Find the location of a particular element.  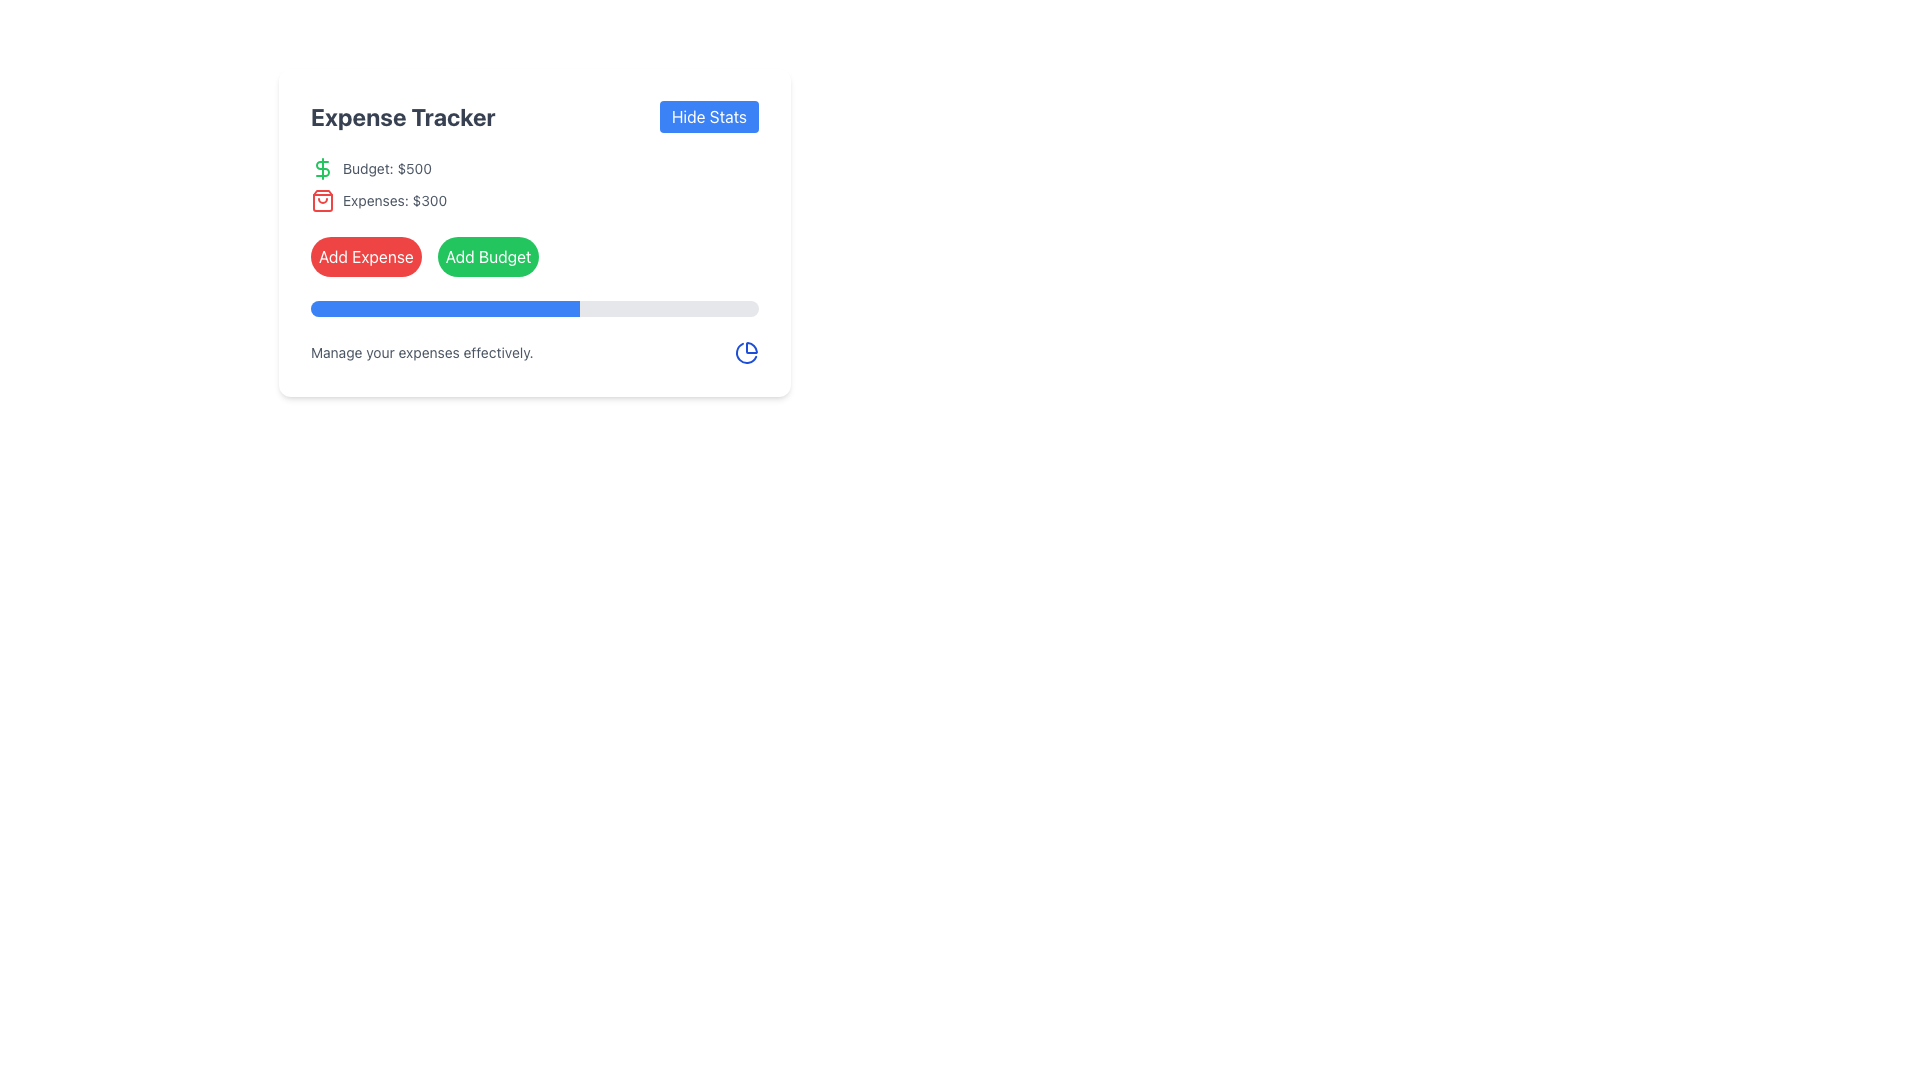

the functionality related to the arc component of the pie chart SVG element located in the bottom-right section of the card layout is located at coordinates (751, 346).